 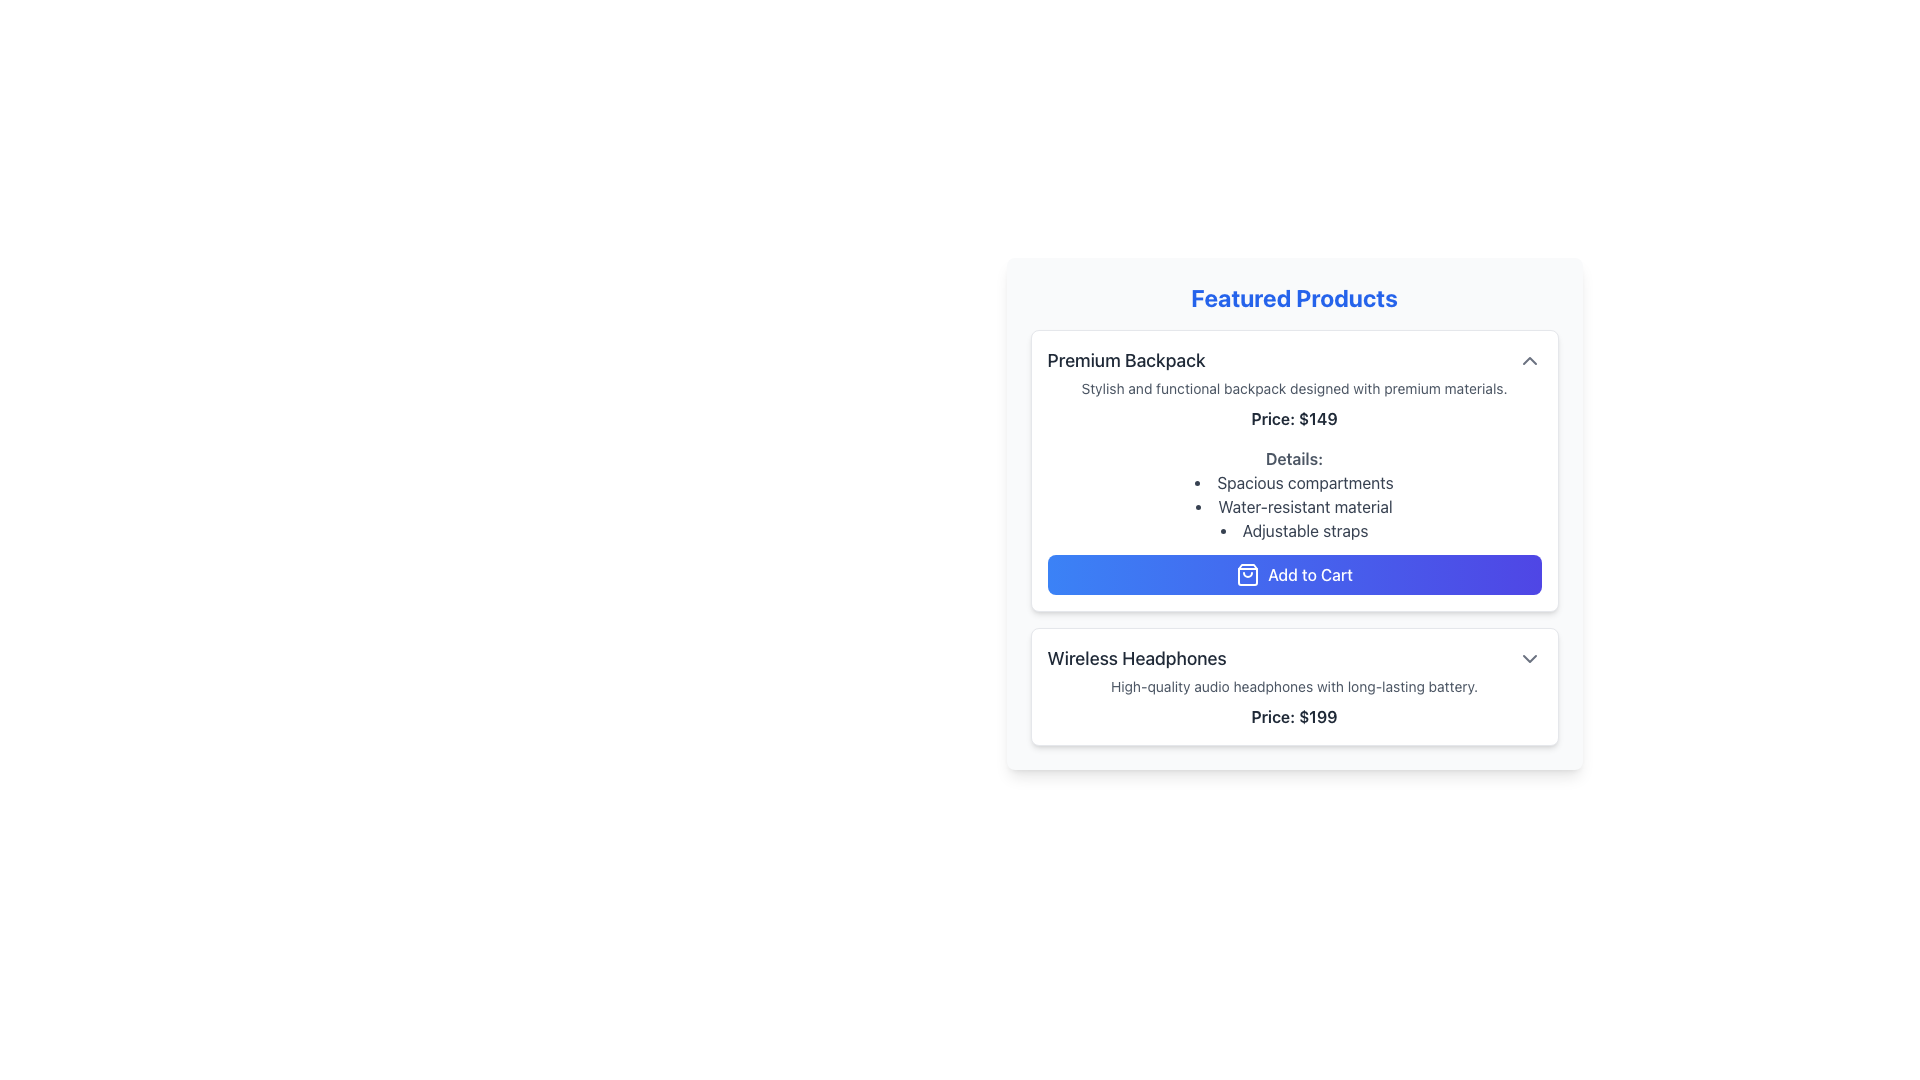 What do you see at coordinates (1137, 659) in the screenshot?
I see `the text label displaying 'Wireless Headphones' in a large, bold font, aligned to the left within its card-like structure` at bounding box center [1137, 659].